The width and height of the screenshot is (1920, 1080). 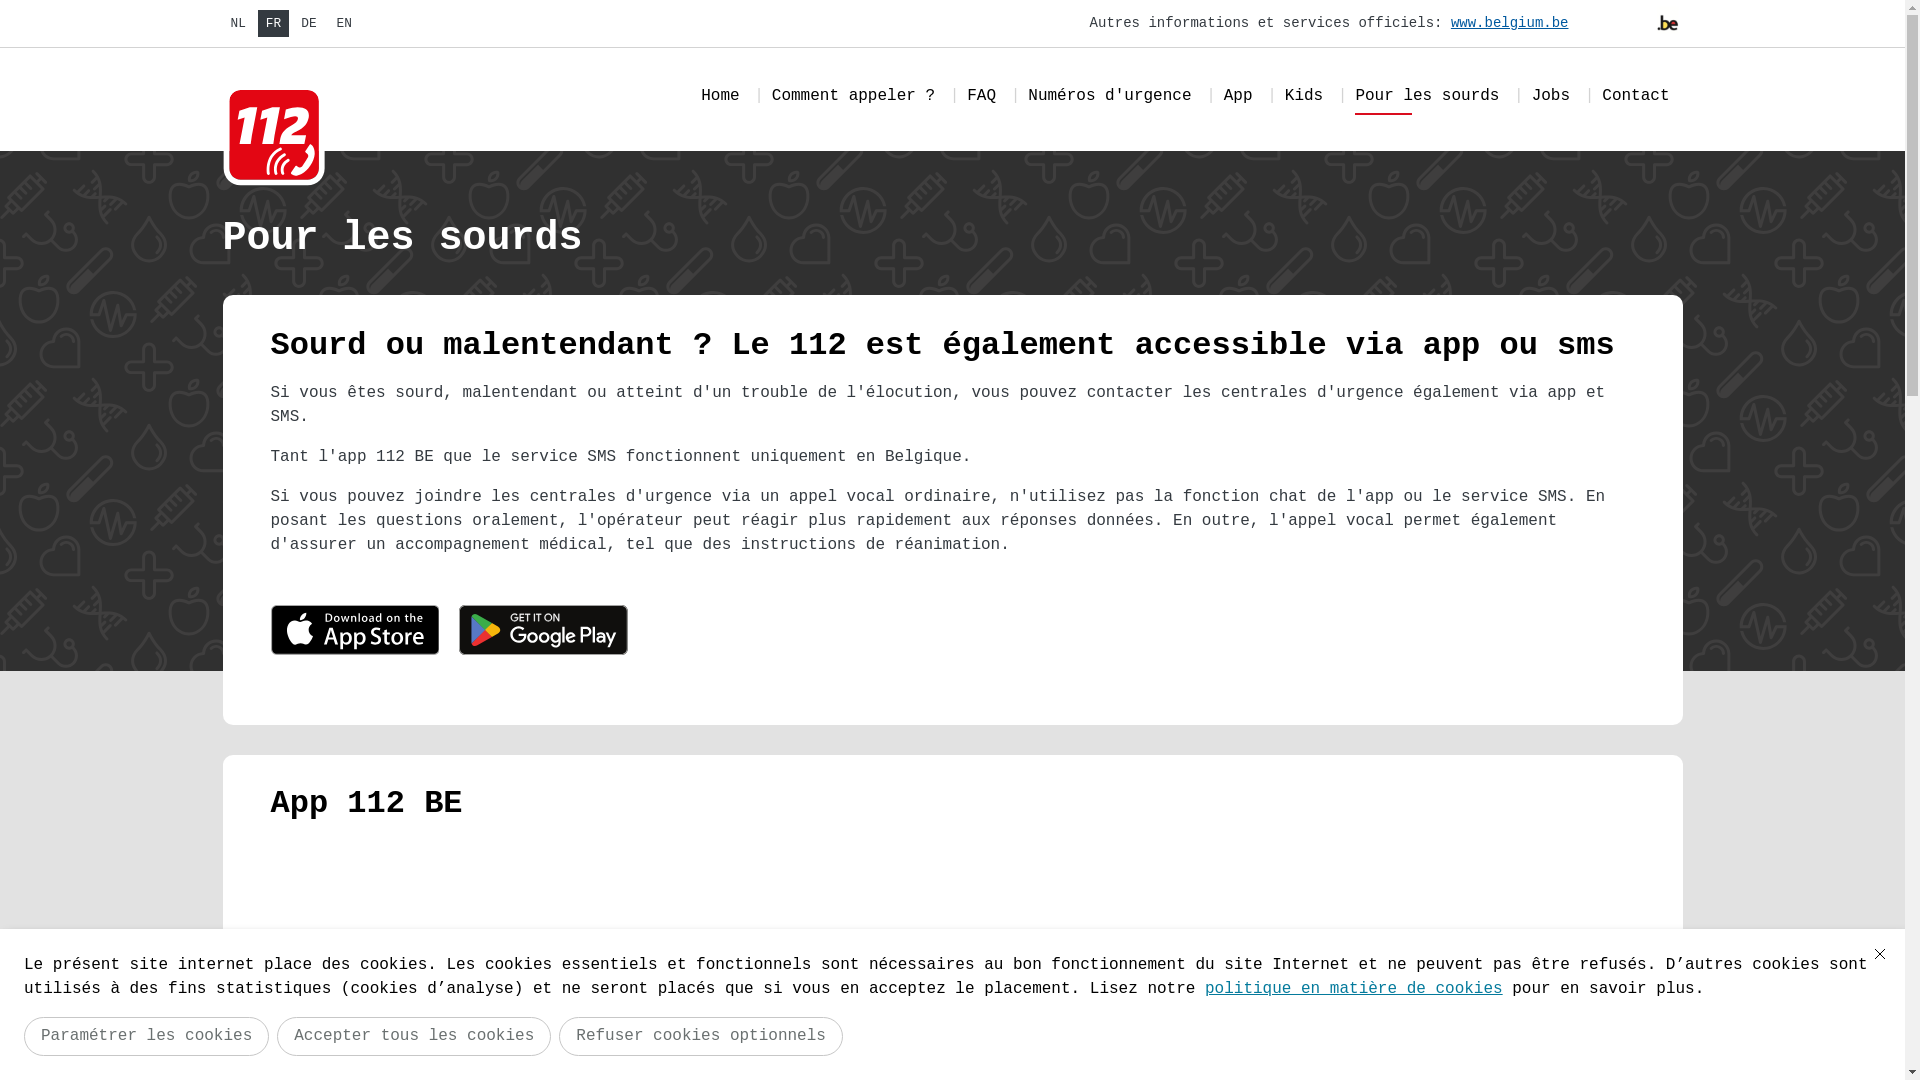 What do you see at coordinates (307, 23) in the screenshot?
I see `'DE'` at bounding box center [307, 23].